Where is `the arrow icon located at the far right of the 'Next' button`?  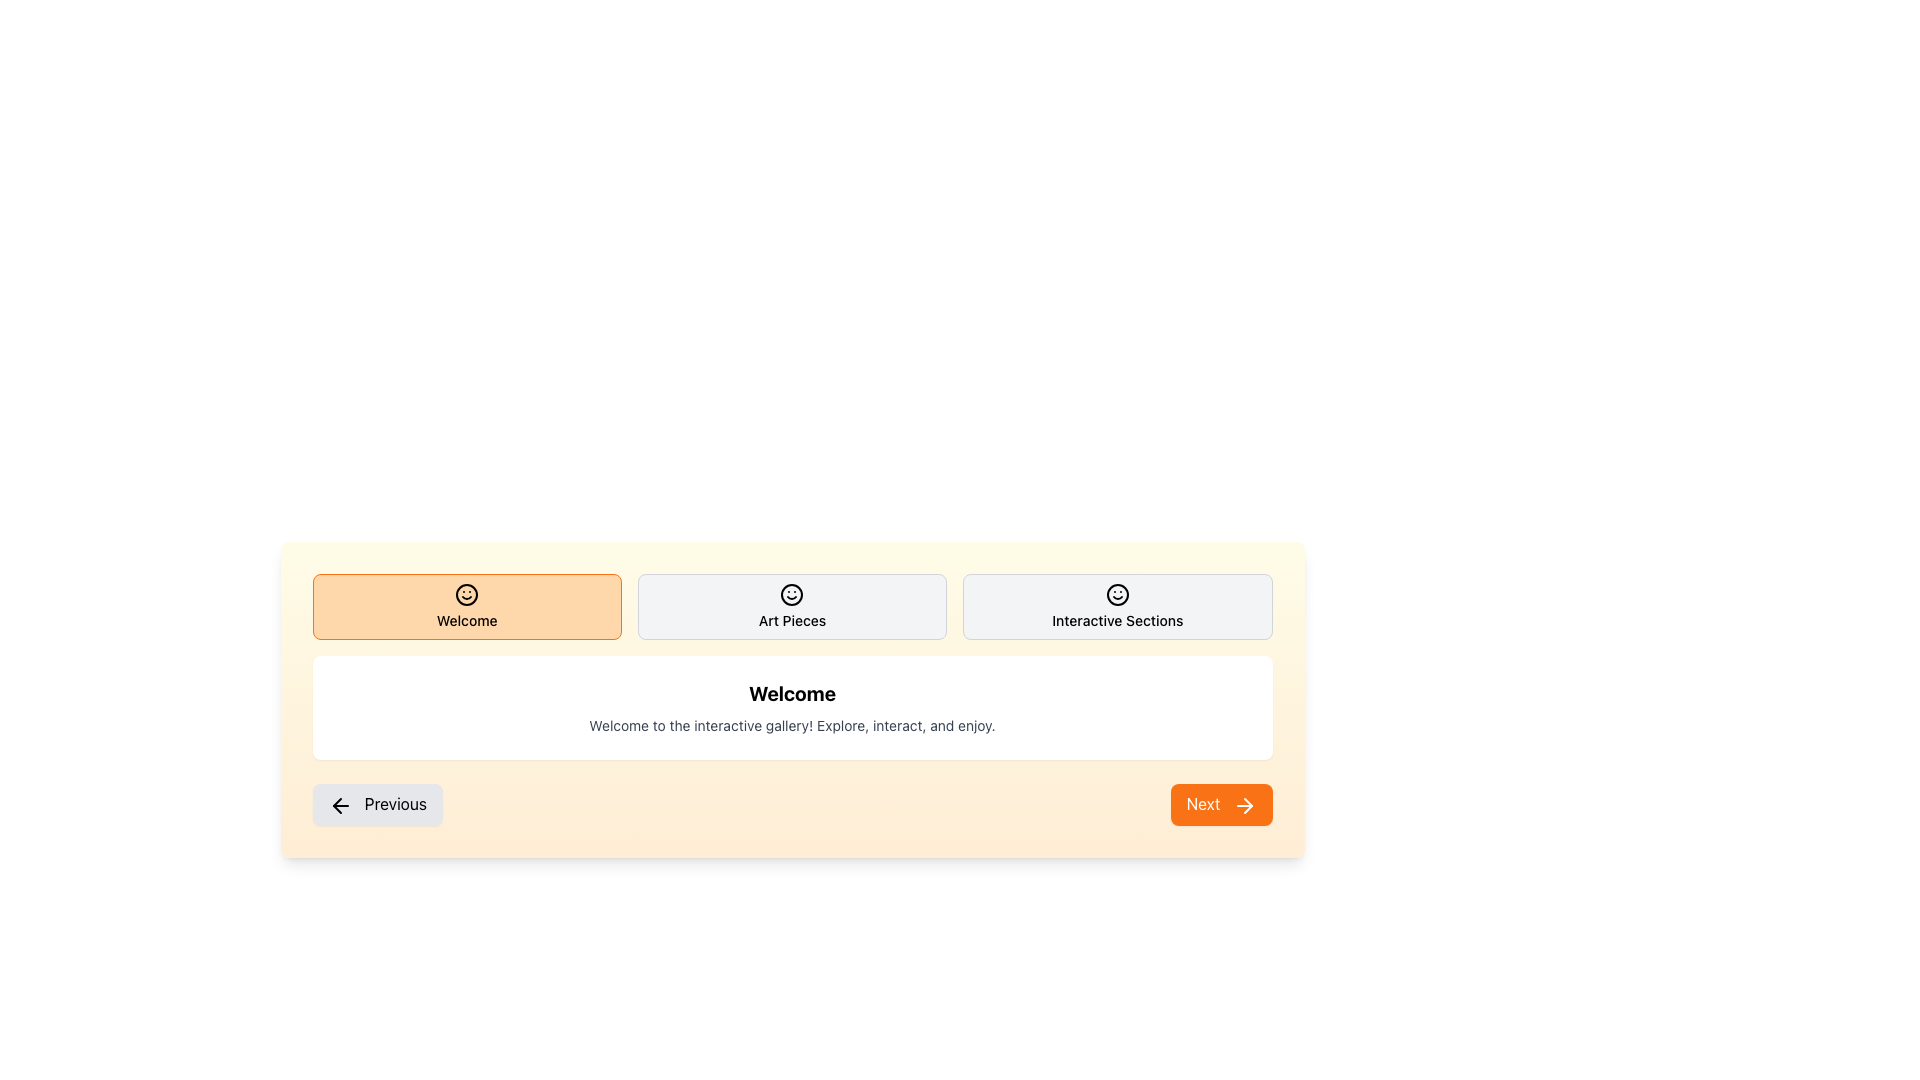 the arrow icon located at the far right of the 'Next' button is located at coordinates (1243, 804).